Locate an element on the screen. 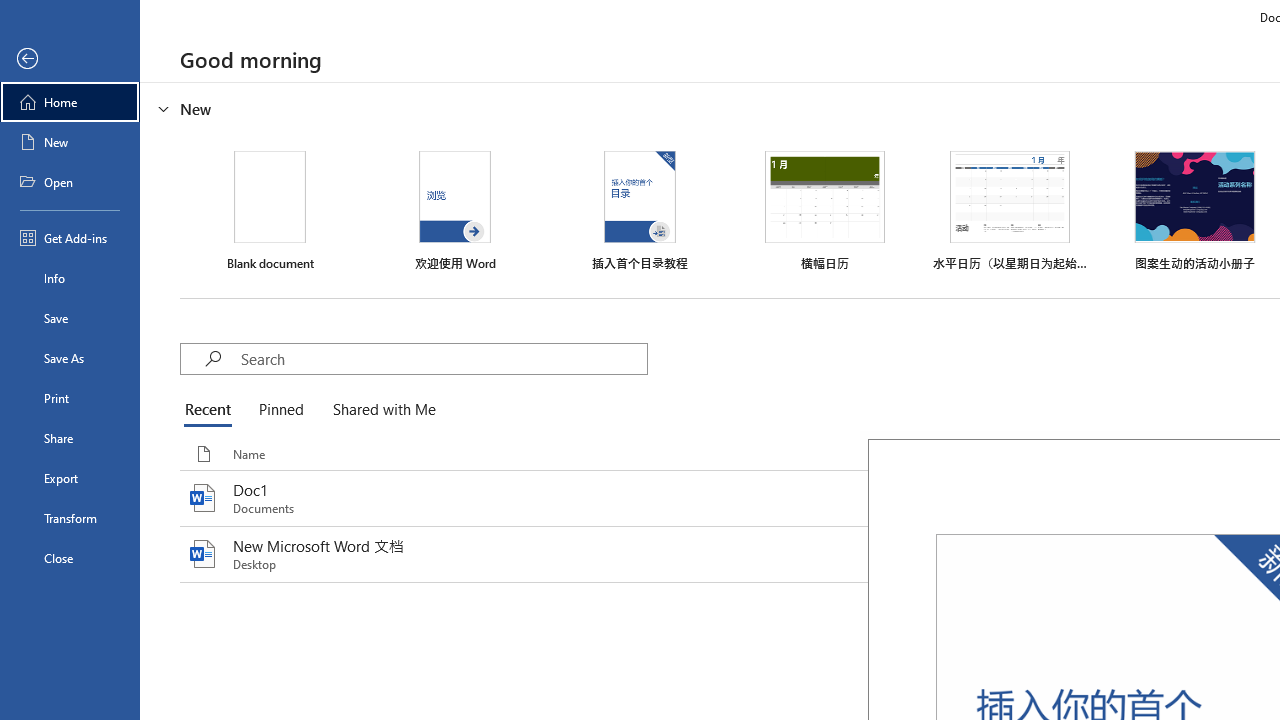  'Shared with Me' is located at coordinates (380, 410).